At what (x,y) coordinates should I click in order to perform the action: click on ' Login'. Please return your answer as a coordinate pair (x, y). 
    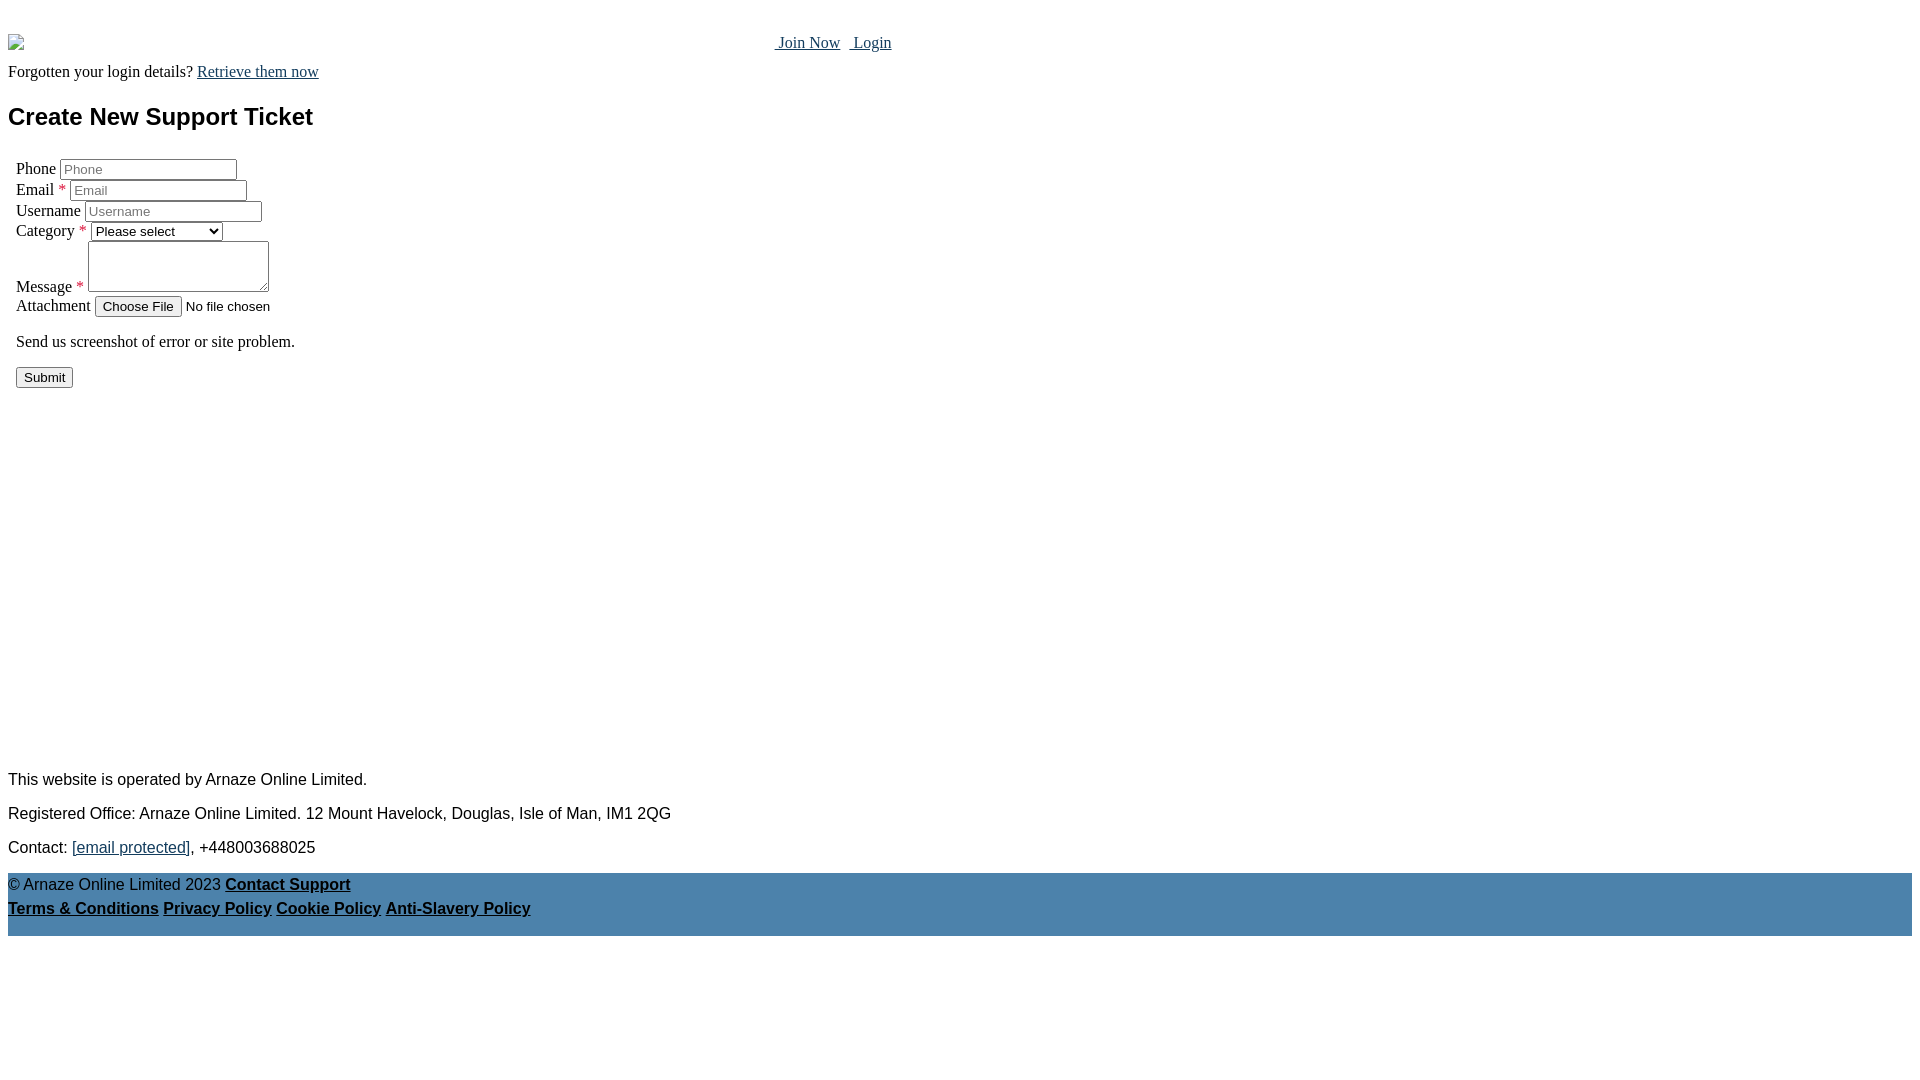
    Looking at the image, I should click on (869, 42).